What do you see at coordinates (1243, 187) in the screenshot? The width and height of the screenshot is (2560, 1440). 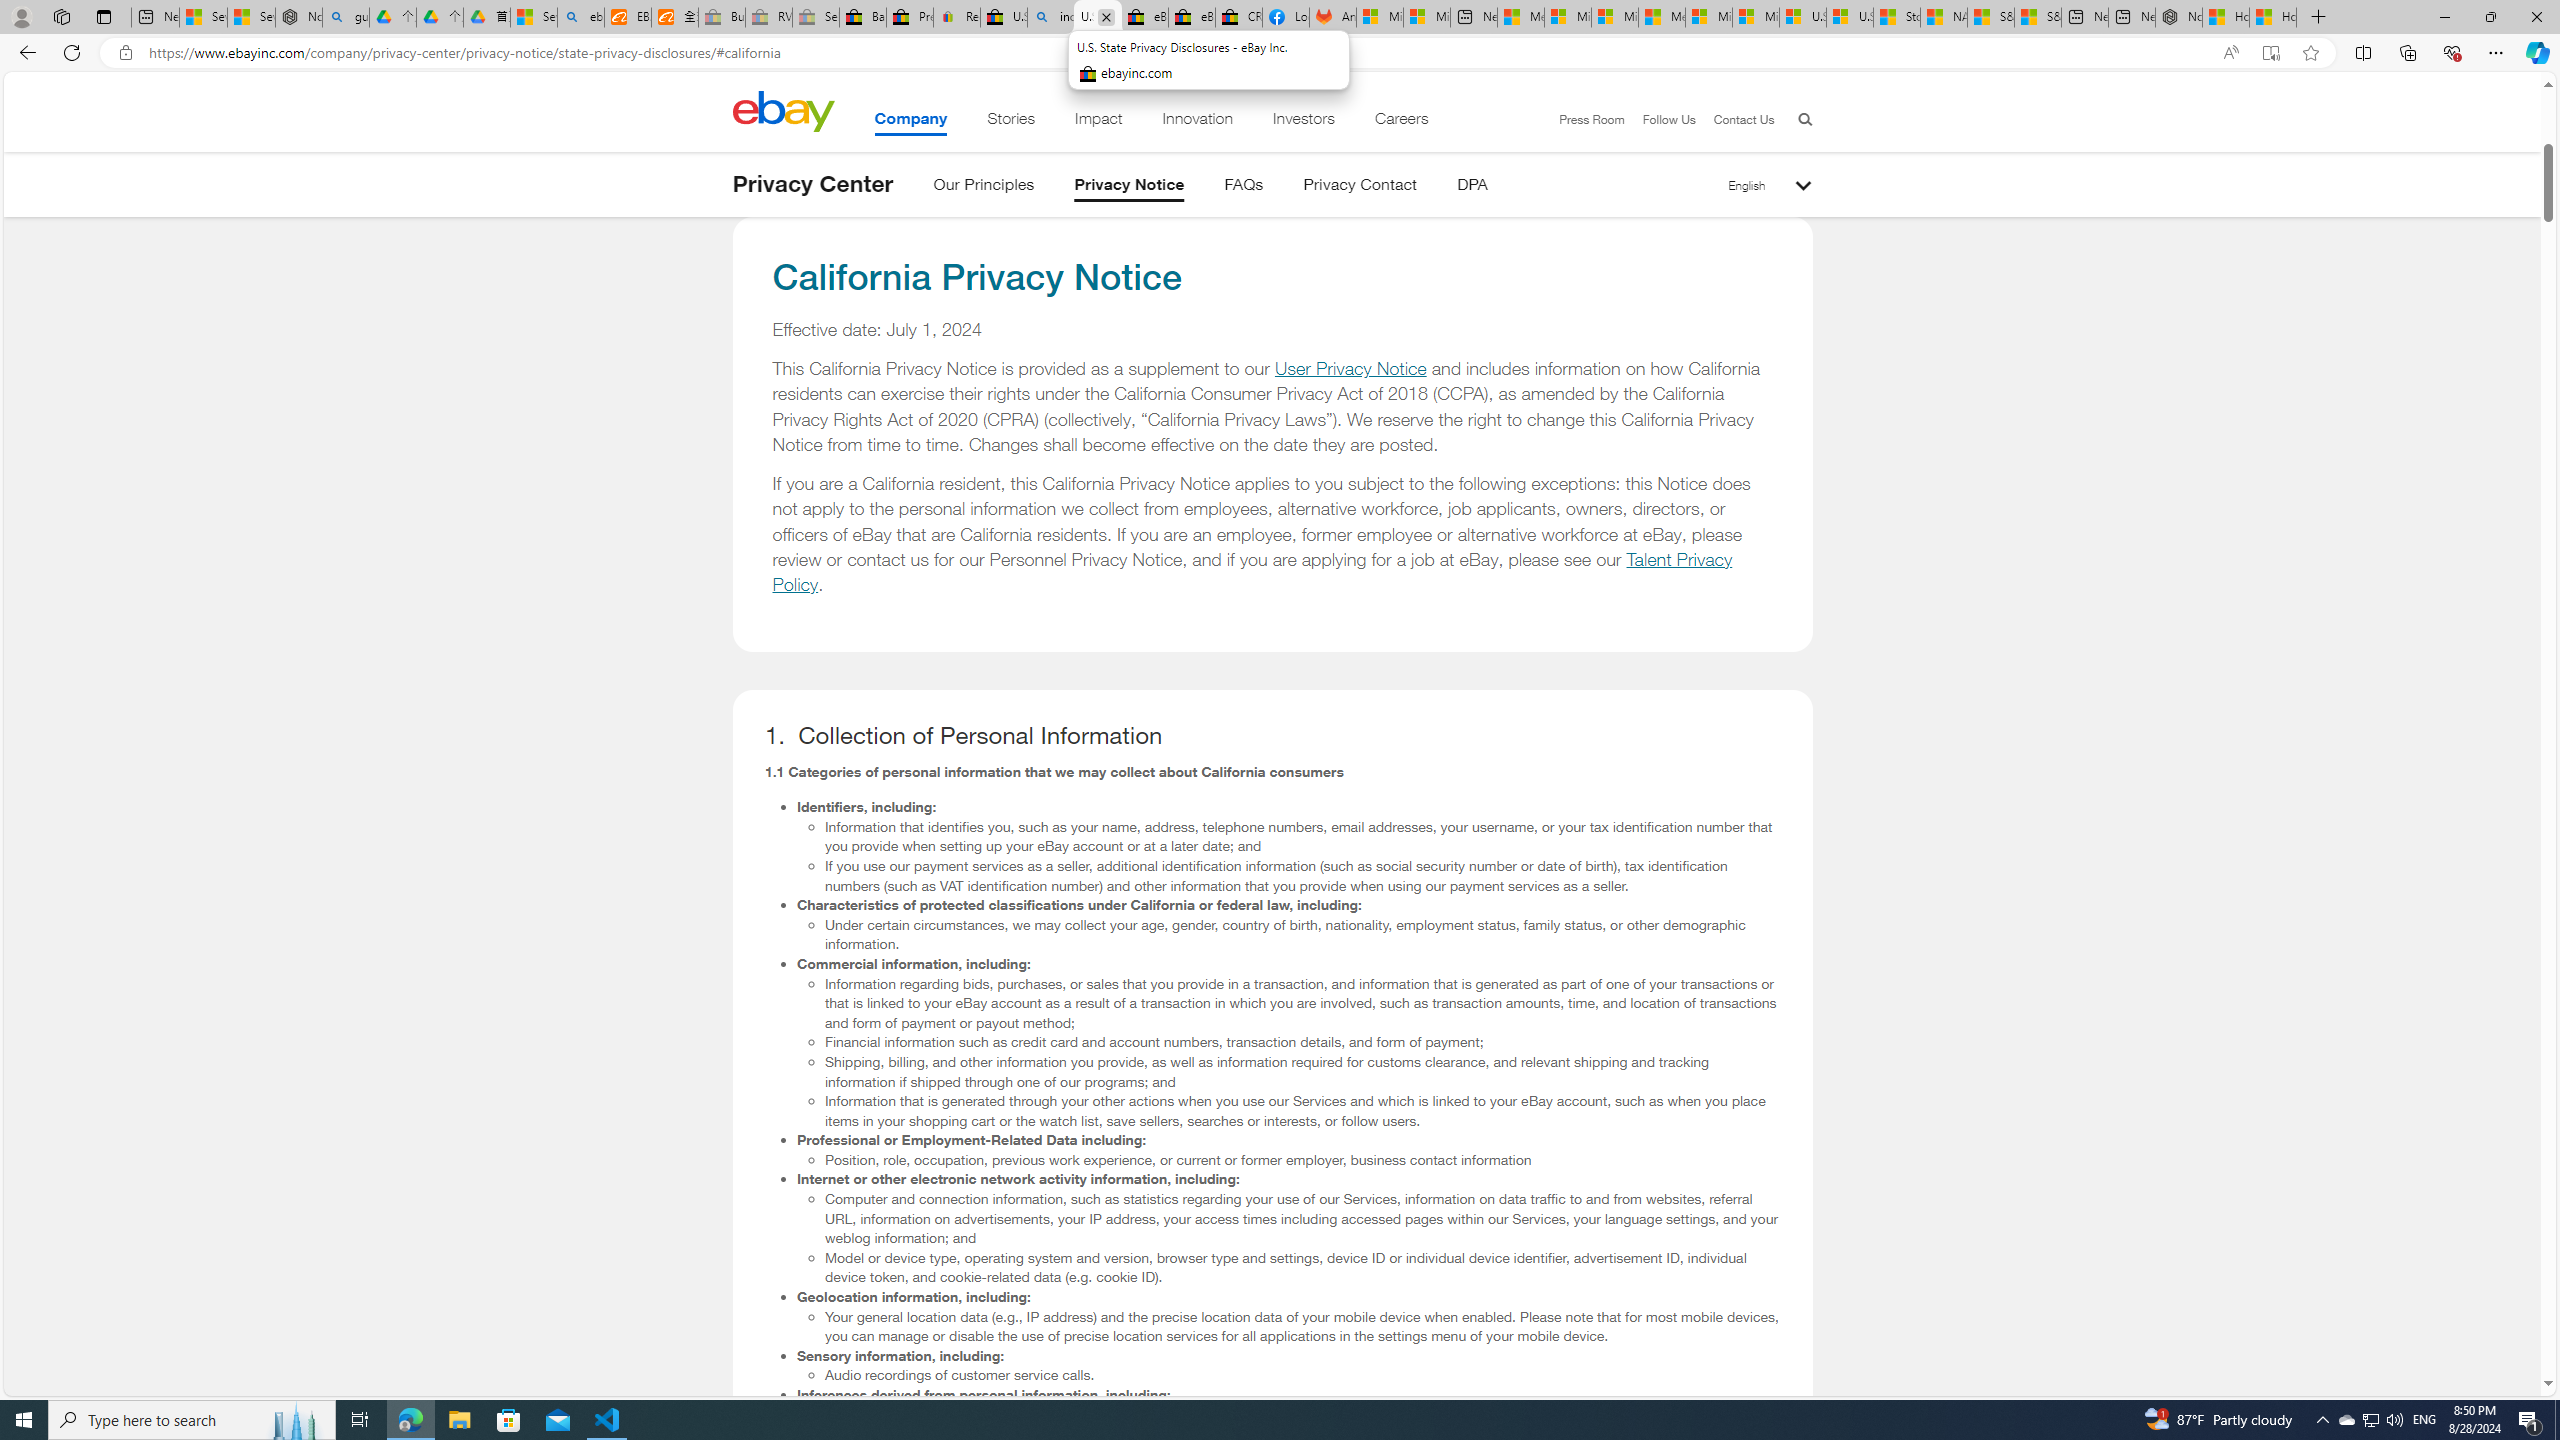 I see `'FAQs'` at bounding box center [1243, 187].